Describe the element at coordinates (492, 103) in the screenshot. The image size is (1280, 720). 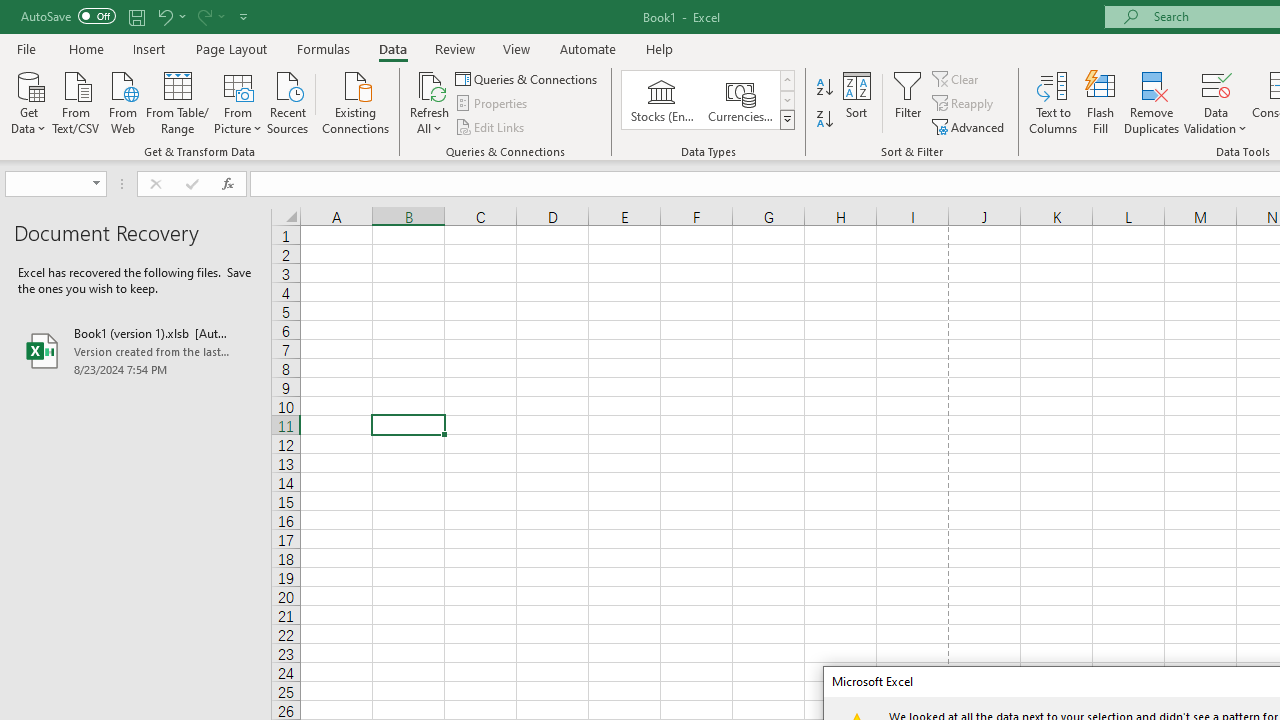
I see `'Properties'` at that location.